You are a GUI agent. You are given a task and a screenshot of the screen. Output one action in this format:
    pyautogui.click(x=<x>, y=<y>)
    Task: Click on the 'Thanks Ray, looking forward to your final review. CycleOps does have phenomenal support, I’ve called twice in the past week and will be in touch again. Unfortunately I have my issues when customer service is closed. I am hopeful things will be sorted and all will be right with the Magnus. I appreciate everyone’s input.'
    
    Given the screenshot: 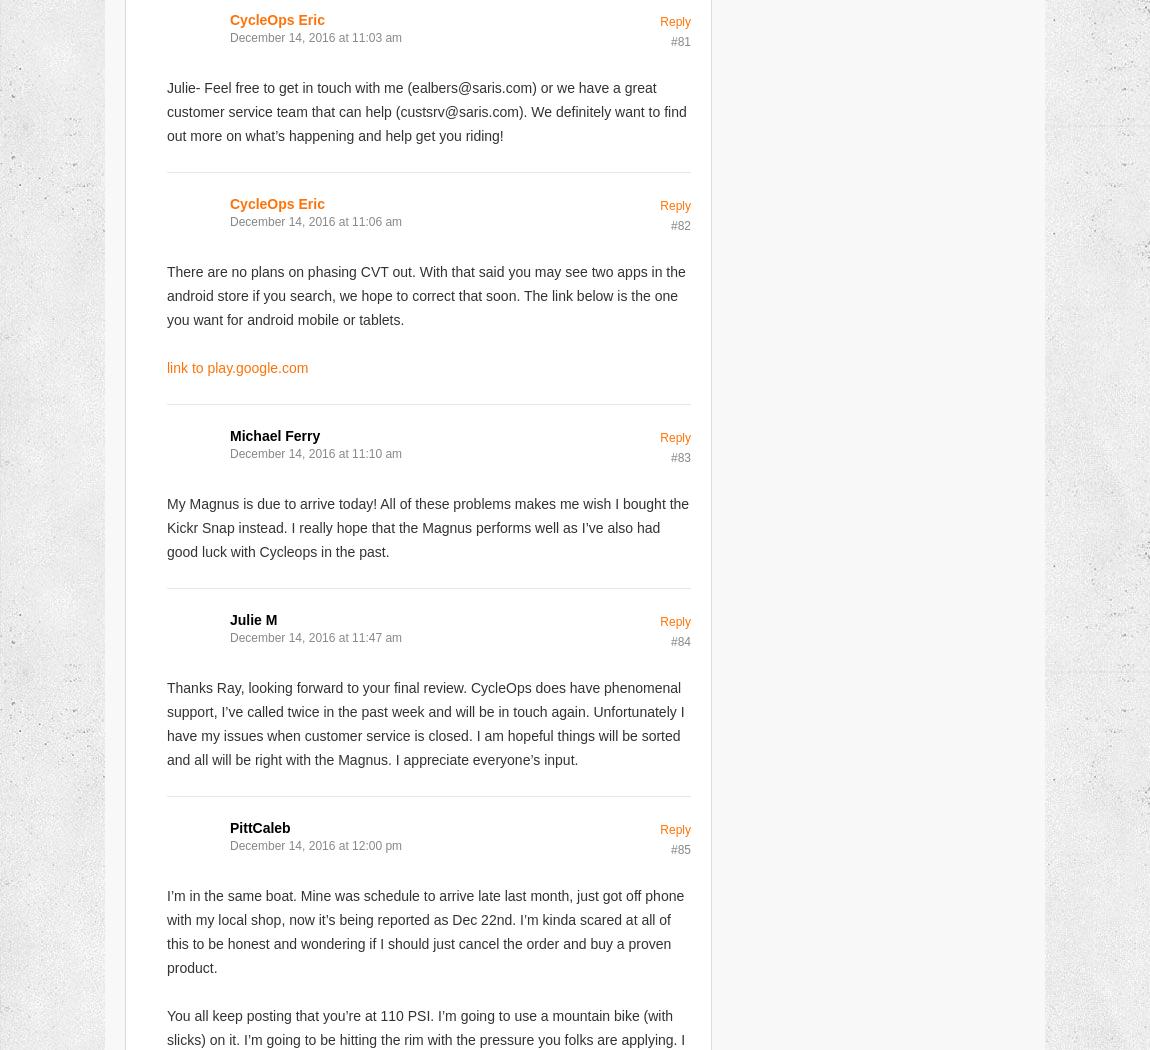 What is the action you would take?
    pyautogui.click(x=425, y=722)
    